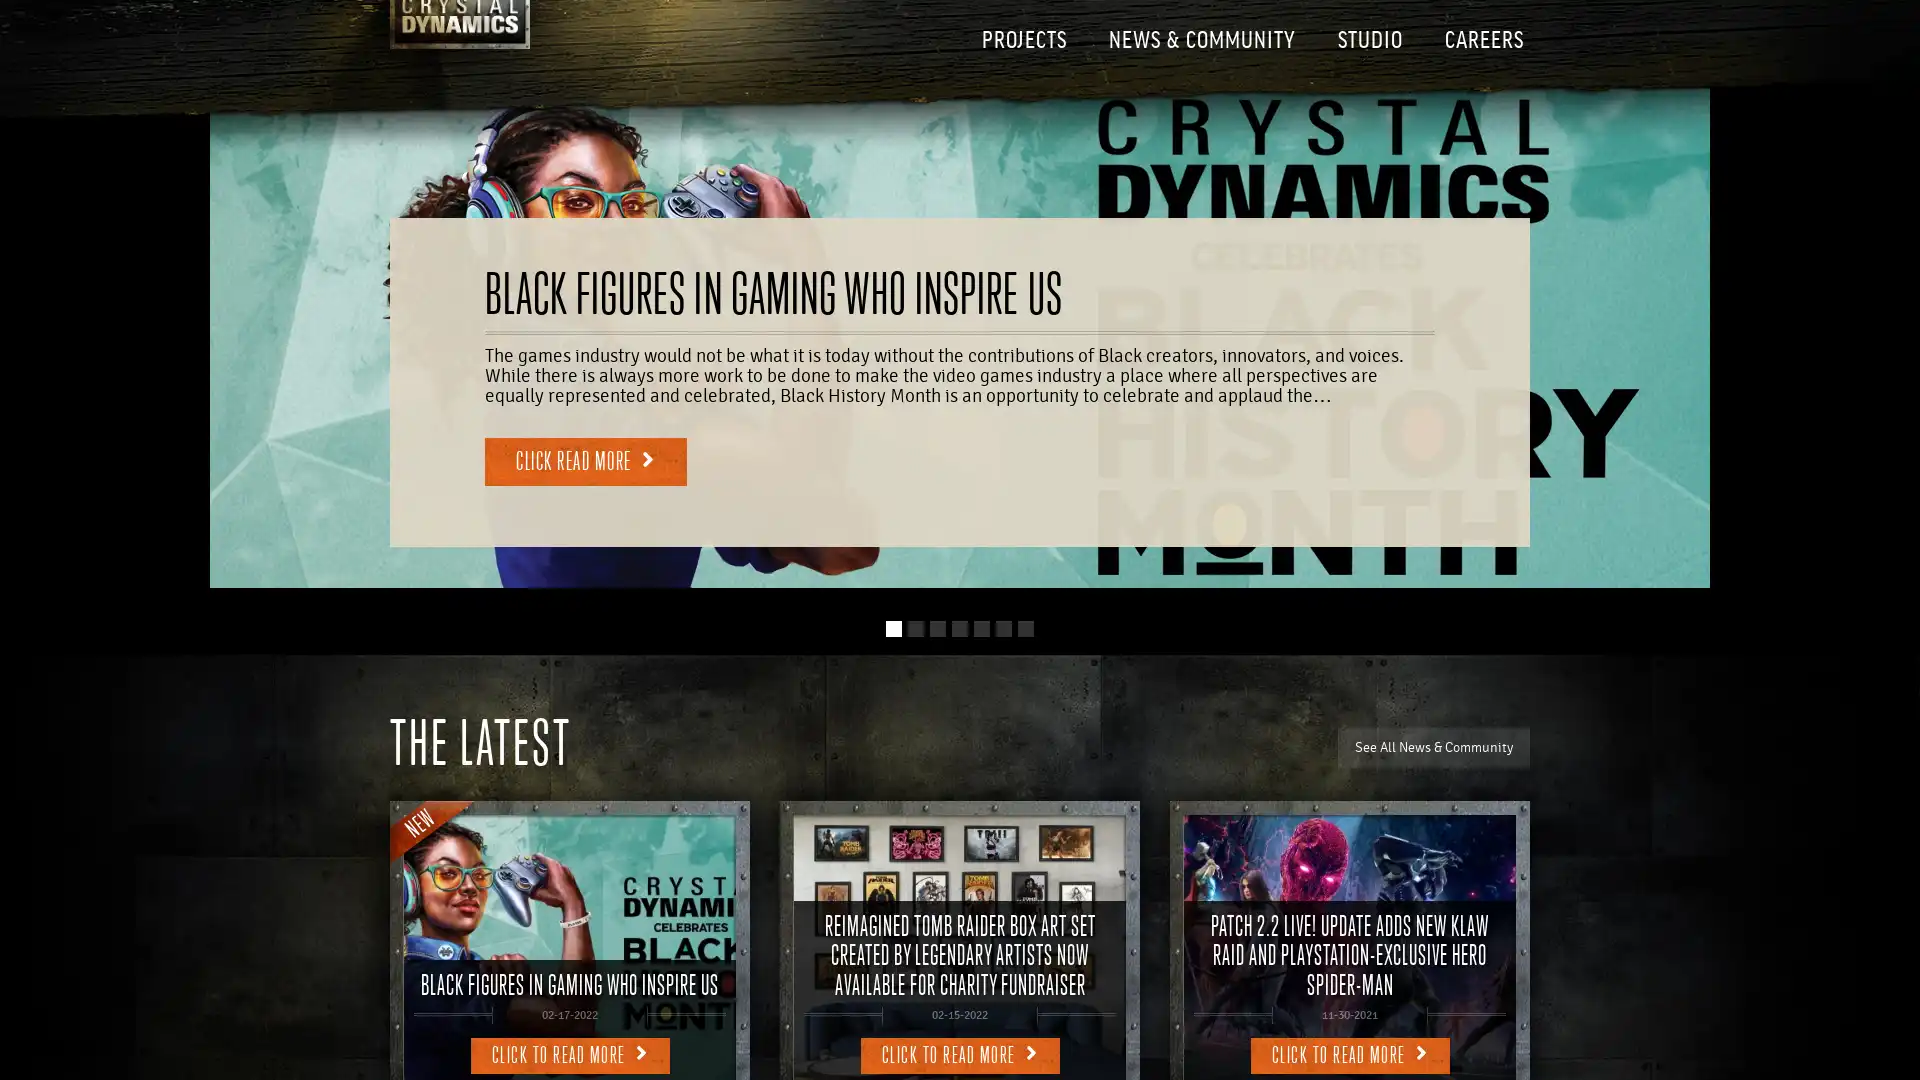  What do you see at coordinates (958, 1054) in the screenshot?
I see `CLICK TO READ MORE` at bounding box center [958, 1054].